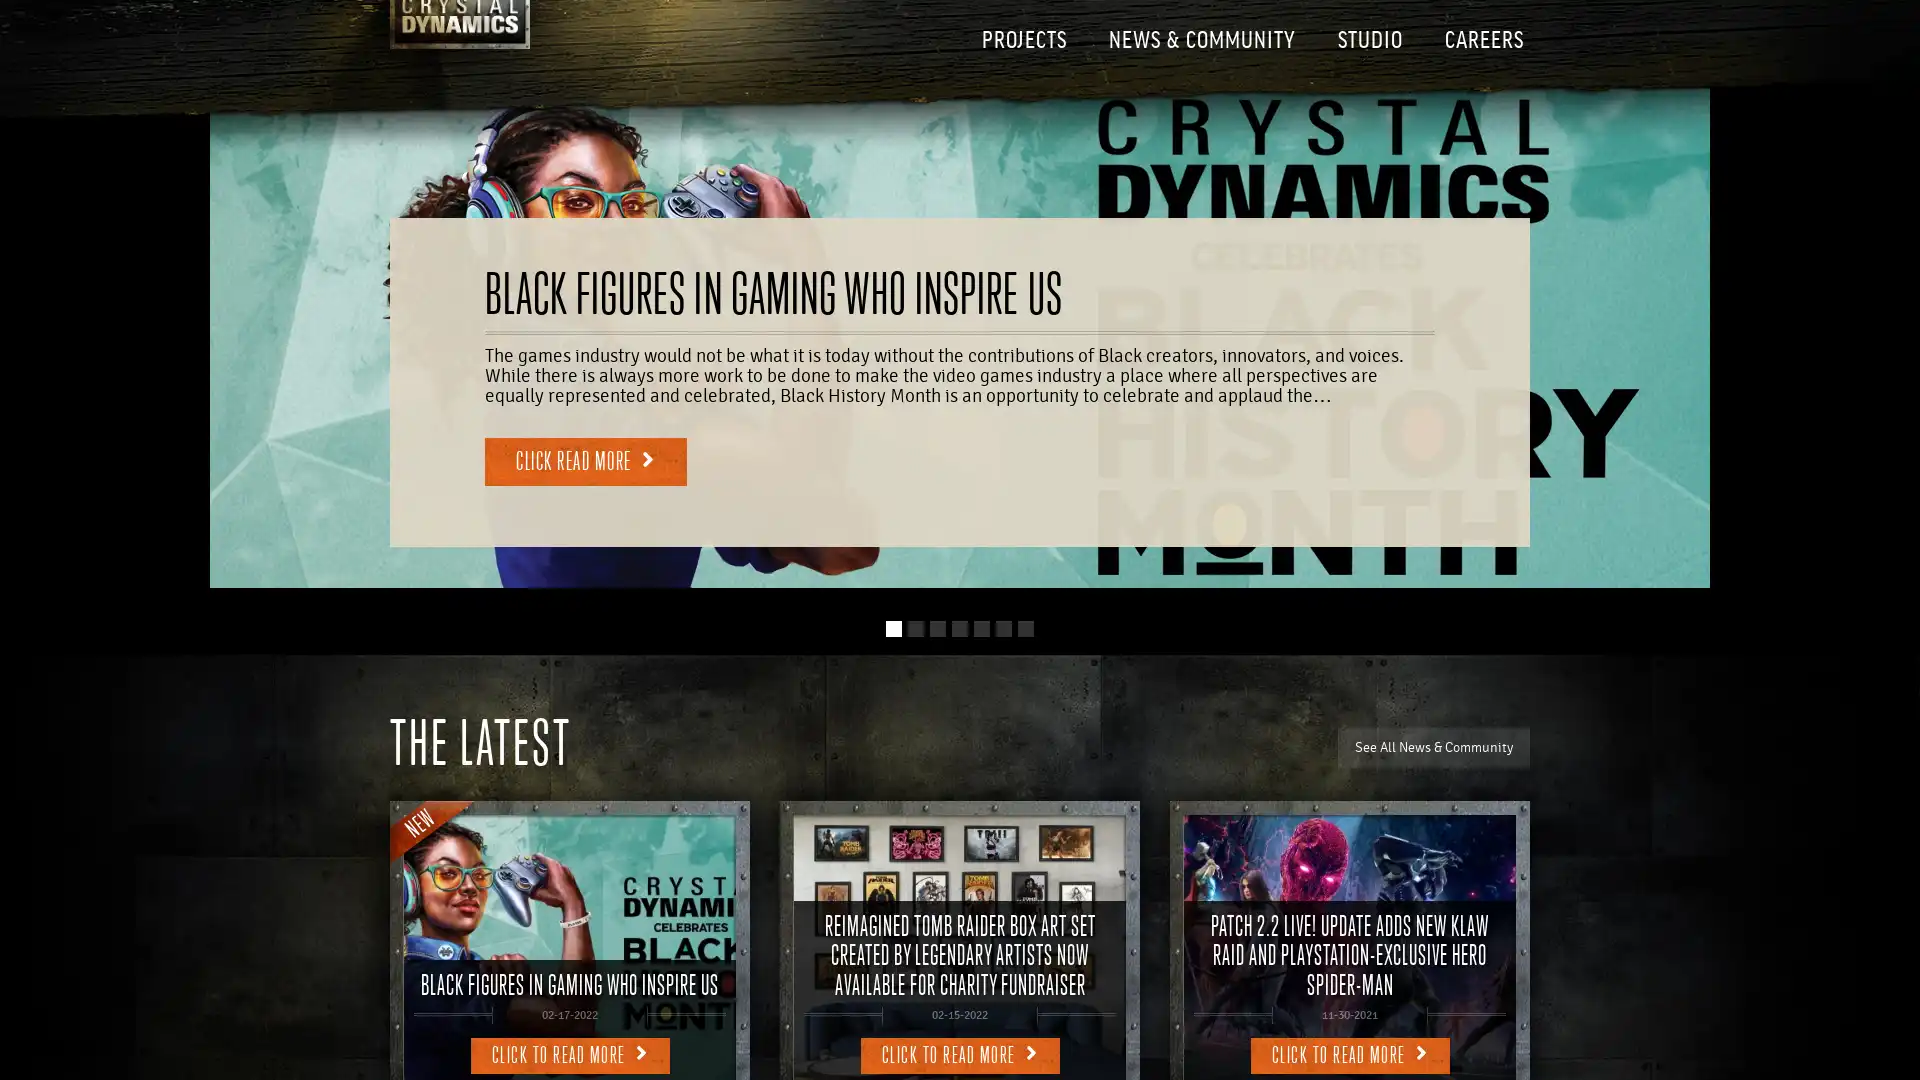  What do you see at coordinates (958, 1054) in the screenshot?
I see `CLICK TO READ MORE` at bounding box center [958, 1054].